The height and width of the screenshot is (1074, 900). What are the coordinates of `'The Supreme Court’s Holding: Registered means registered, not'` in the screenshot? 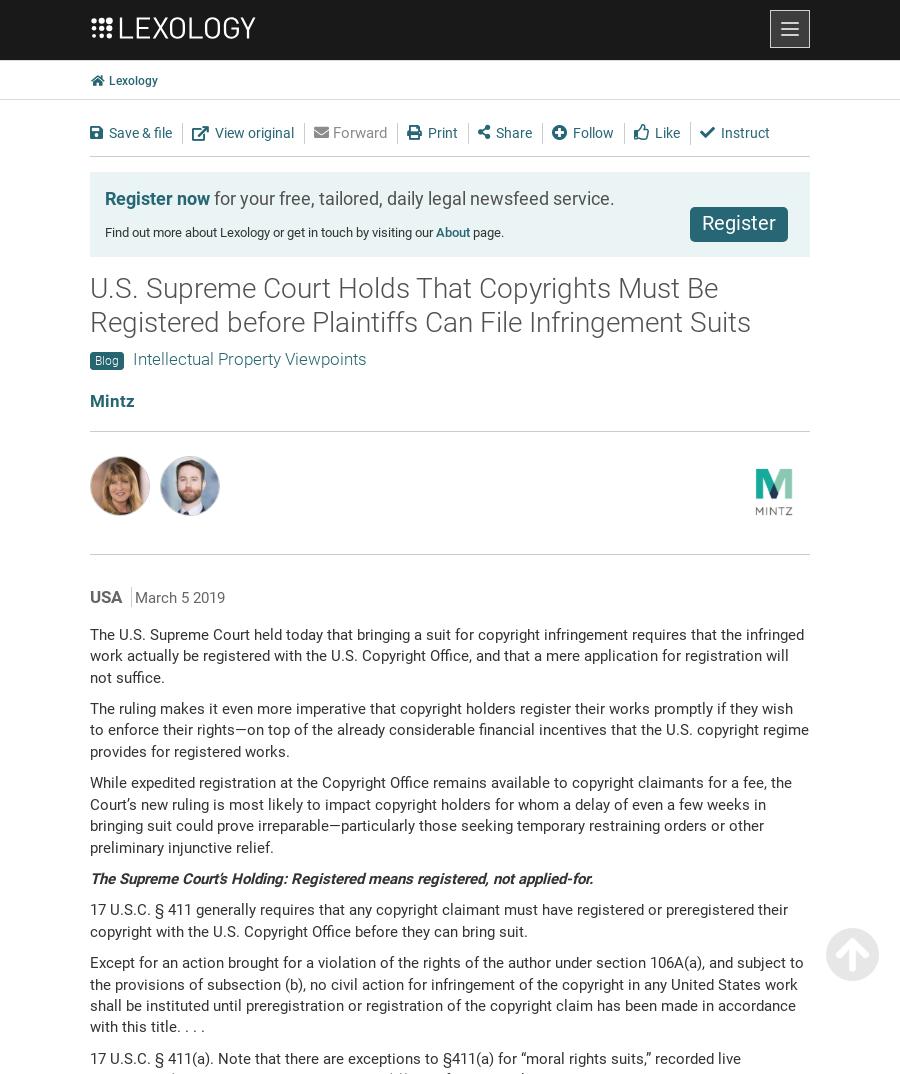 It's located at (303, 876).